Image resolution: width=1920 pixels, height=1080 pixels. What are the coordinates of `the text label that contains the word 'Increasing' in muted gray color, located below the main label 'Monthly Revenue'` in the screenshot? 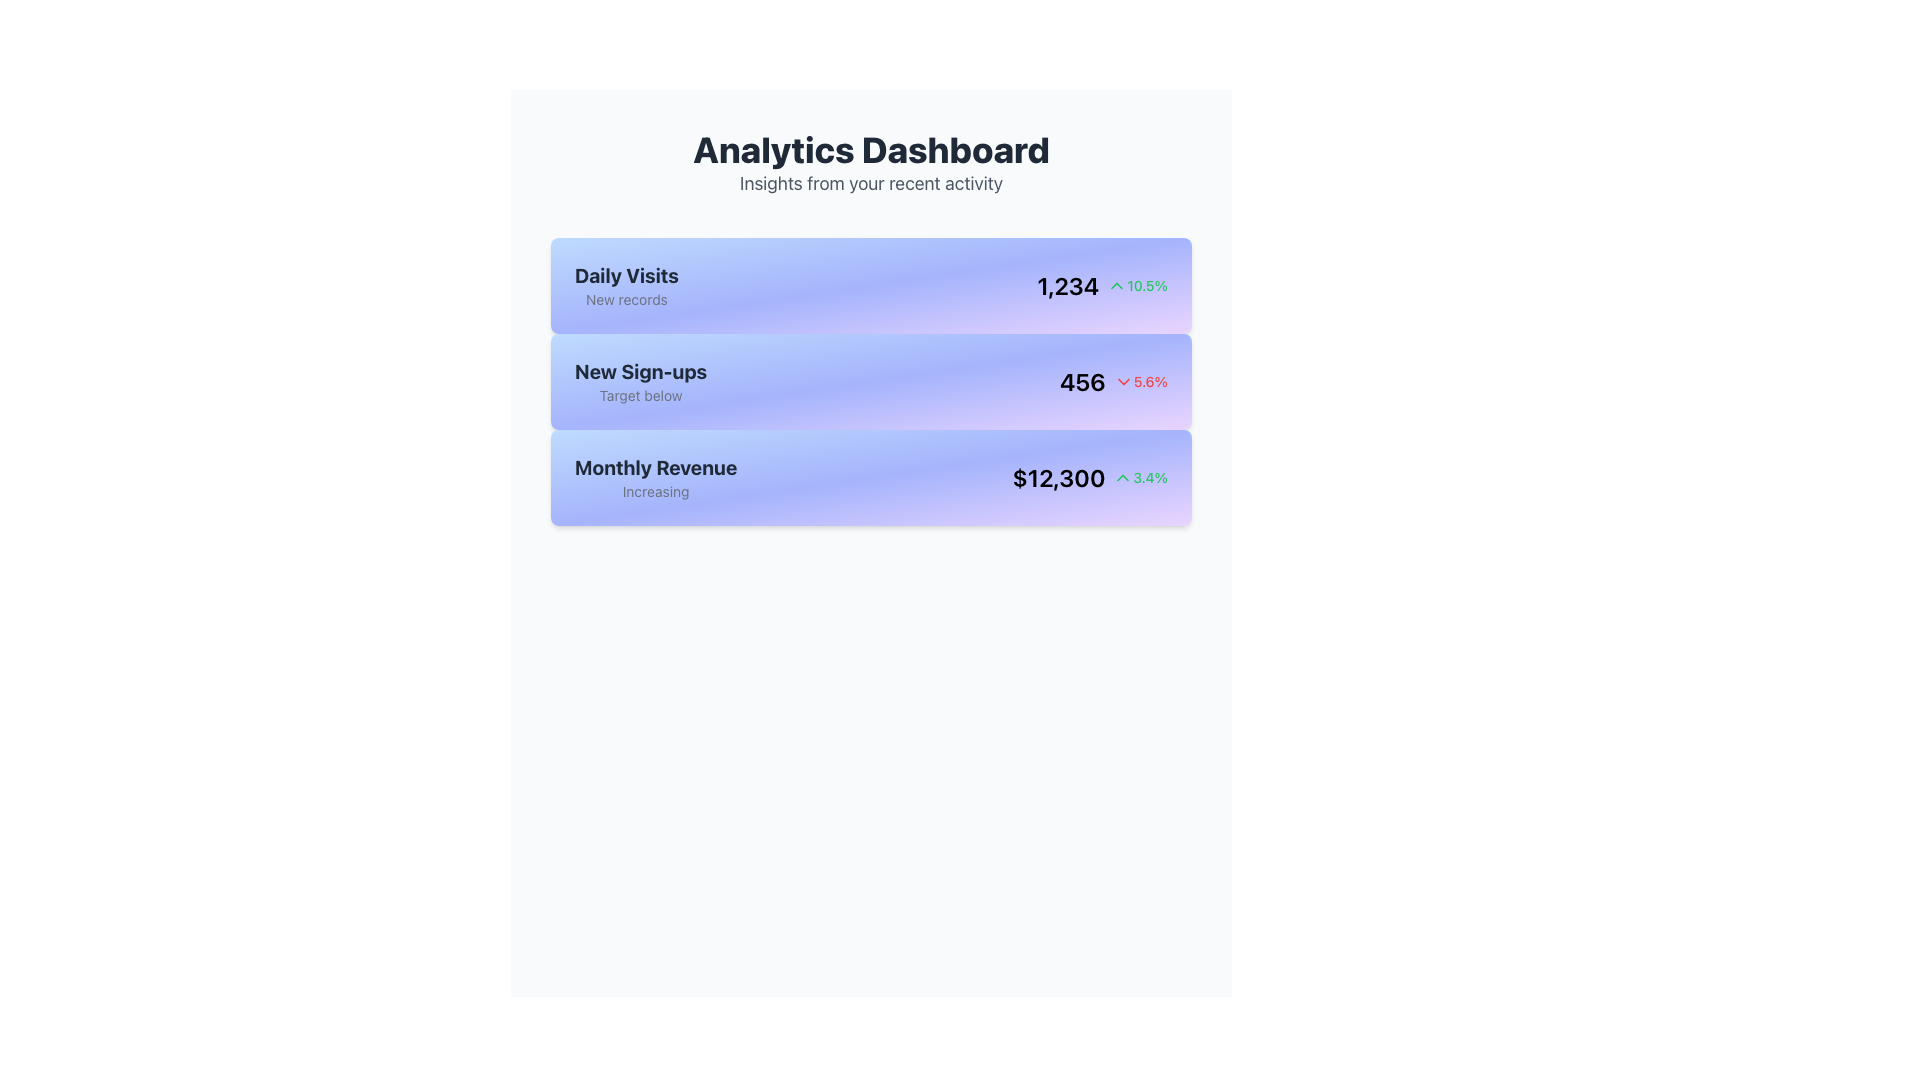 It's located at (656, 492).